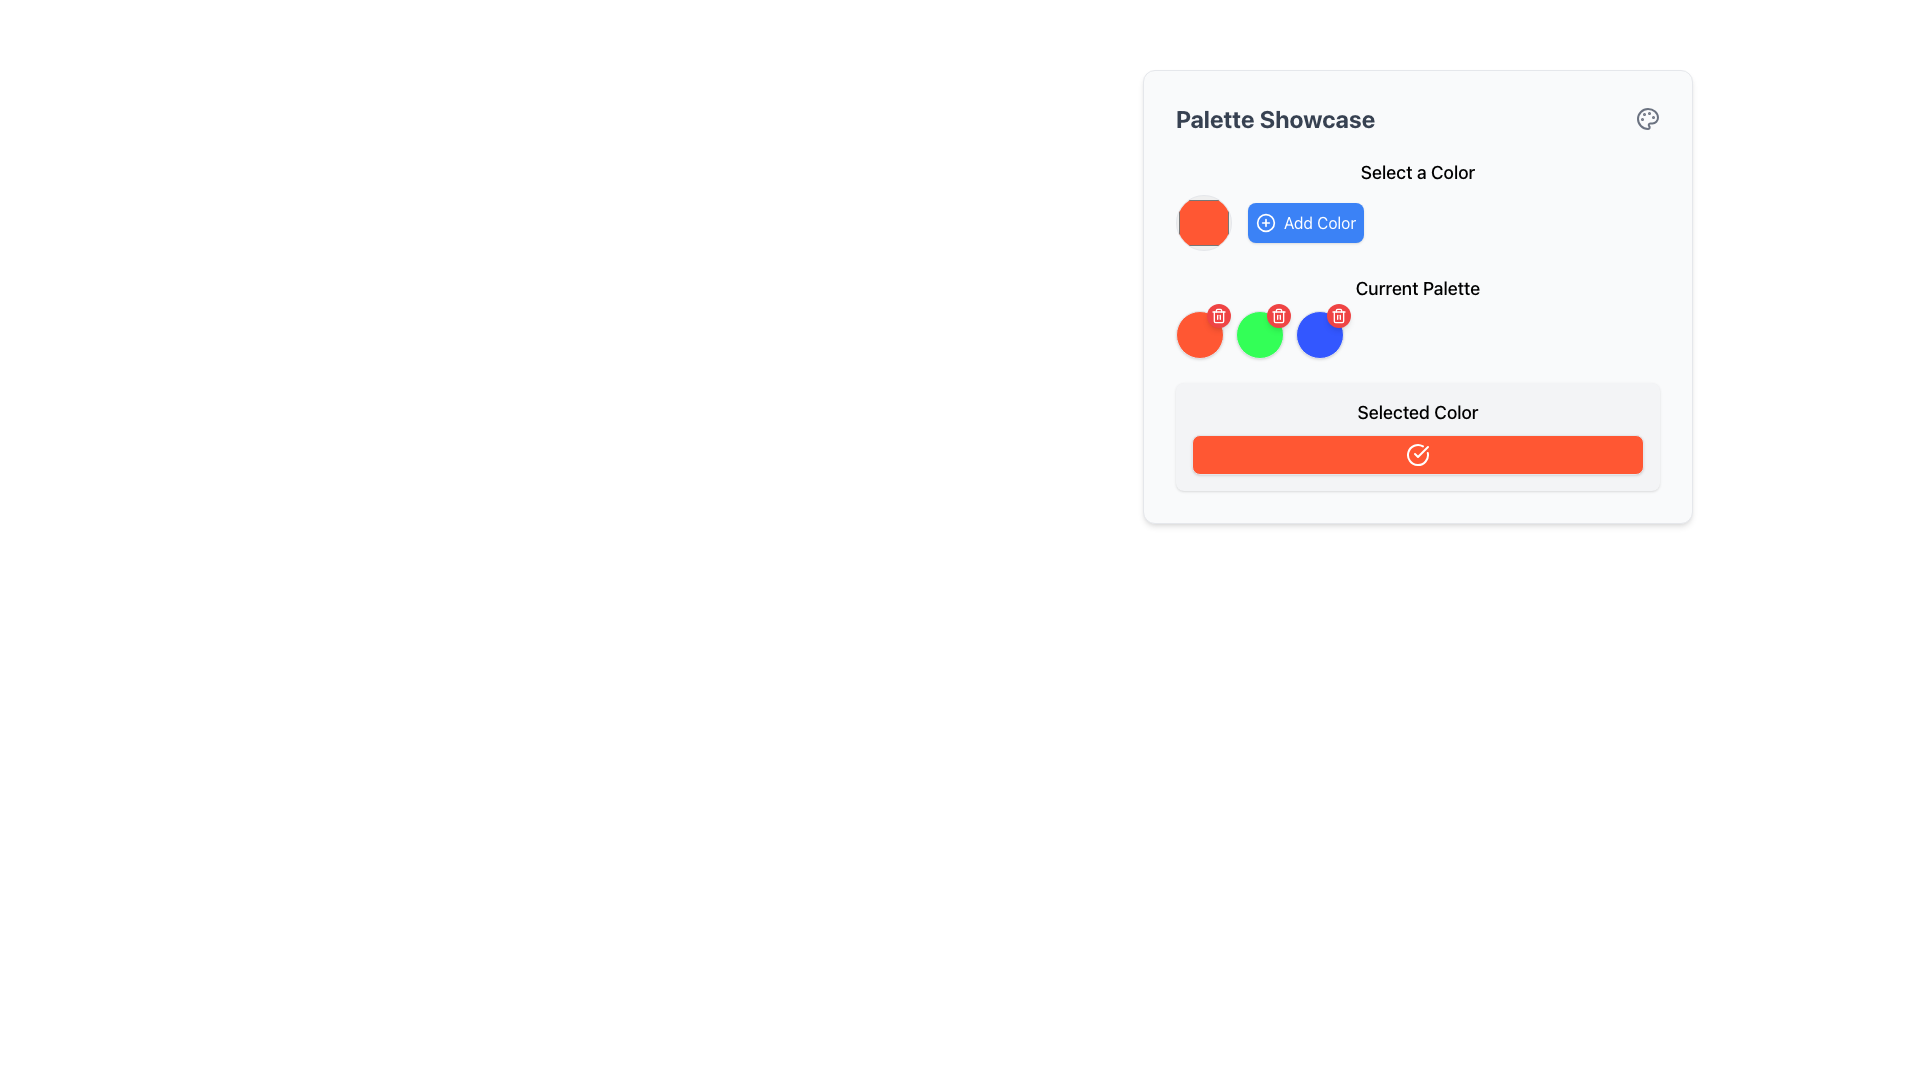 The height and width of the screenshot is (1080, 1920). What do you see at coordinates (1277, 315) in the screenshot?
I see `the small circular red delete button with a trash bin icon located at the top-right corner of the green color option button` at bounding box center [1277, 315].